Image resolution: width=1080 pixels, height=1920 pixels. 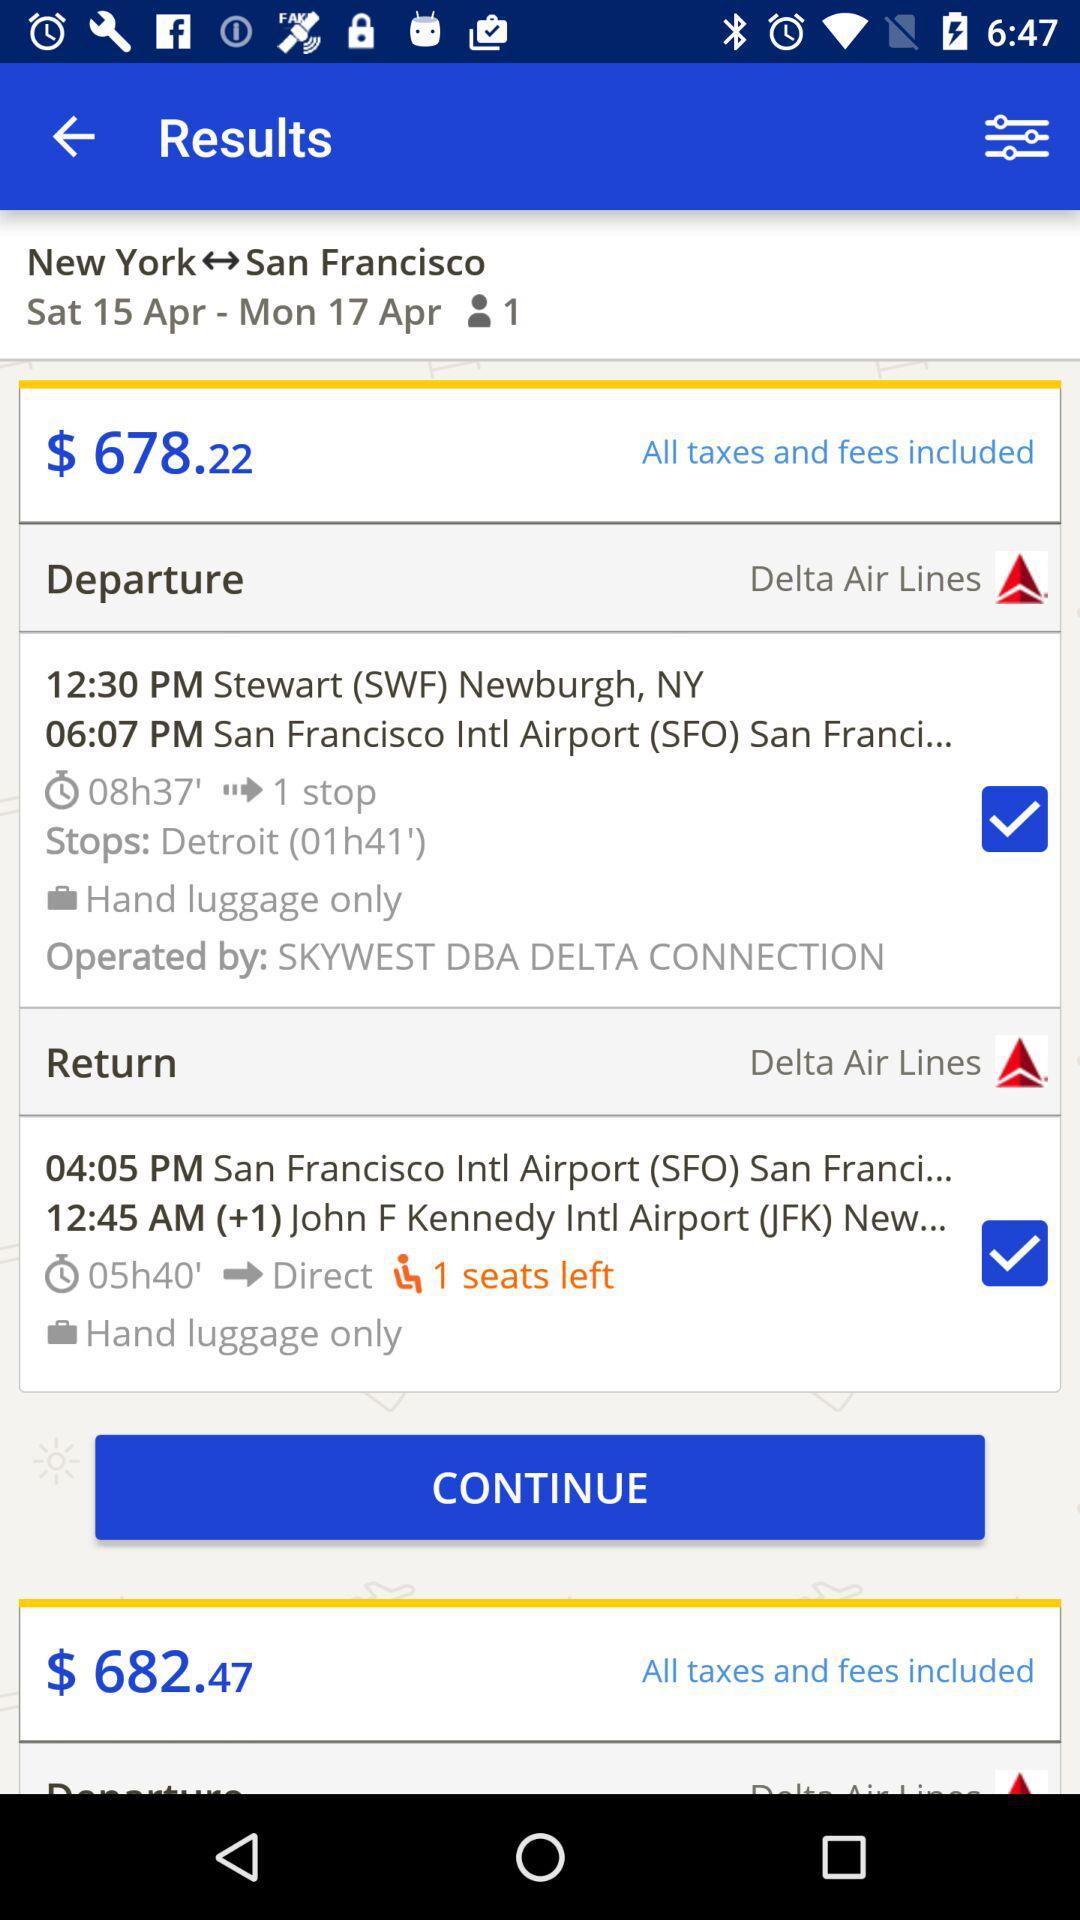 I want to click on item next to the results item, so click(x=1017, y=135).